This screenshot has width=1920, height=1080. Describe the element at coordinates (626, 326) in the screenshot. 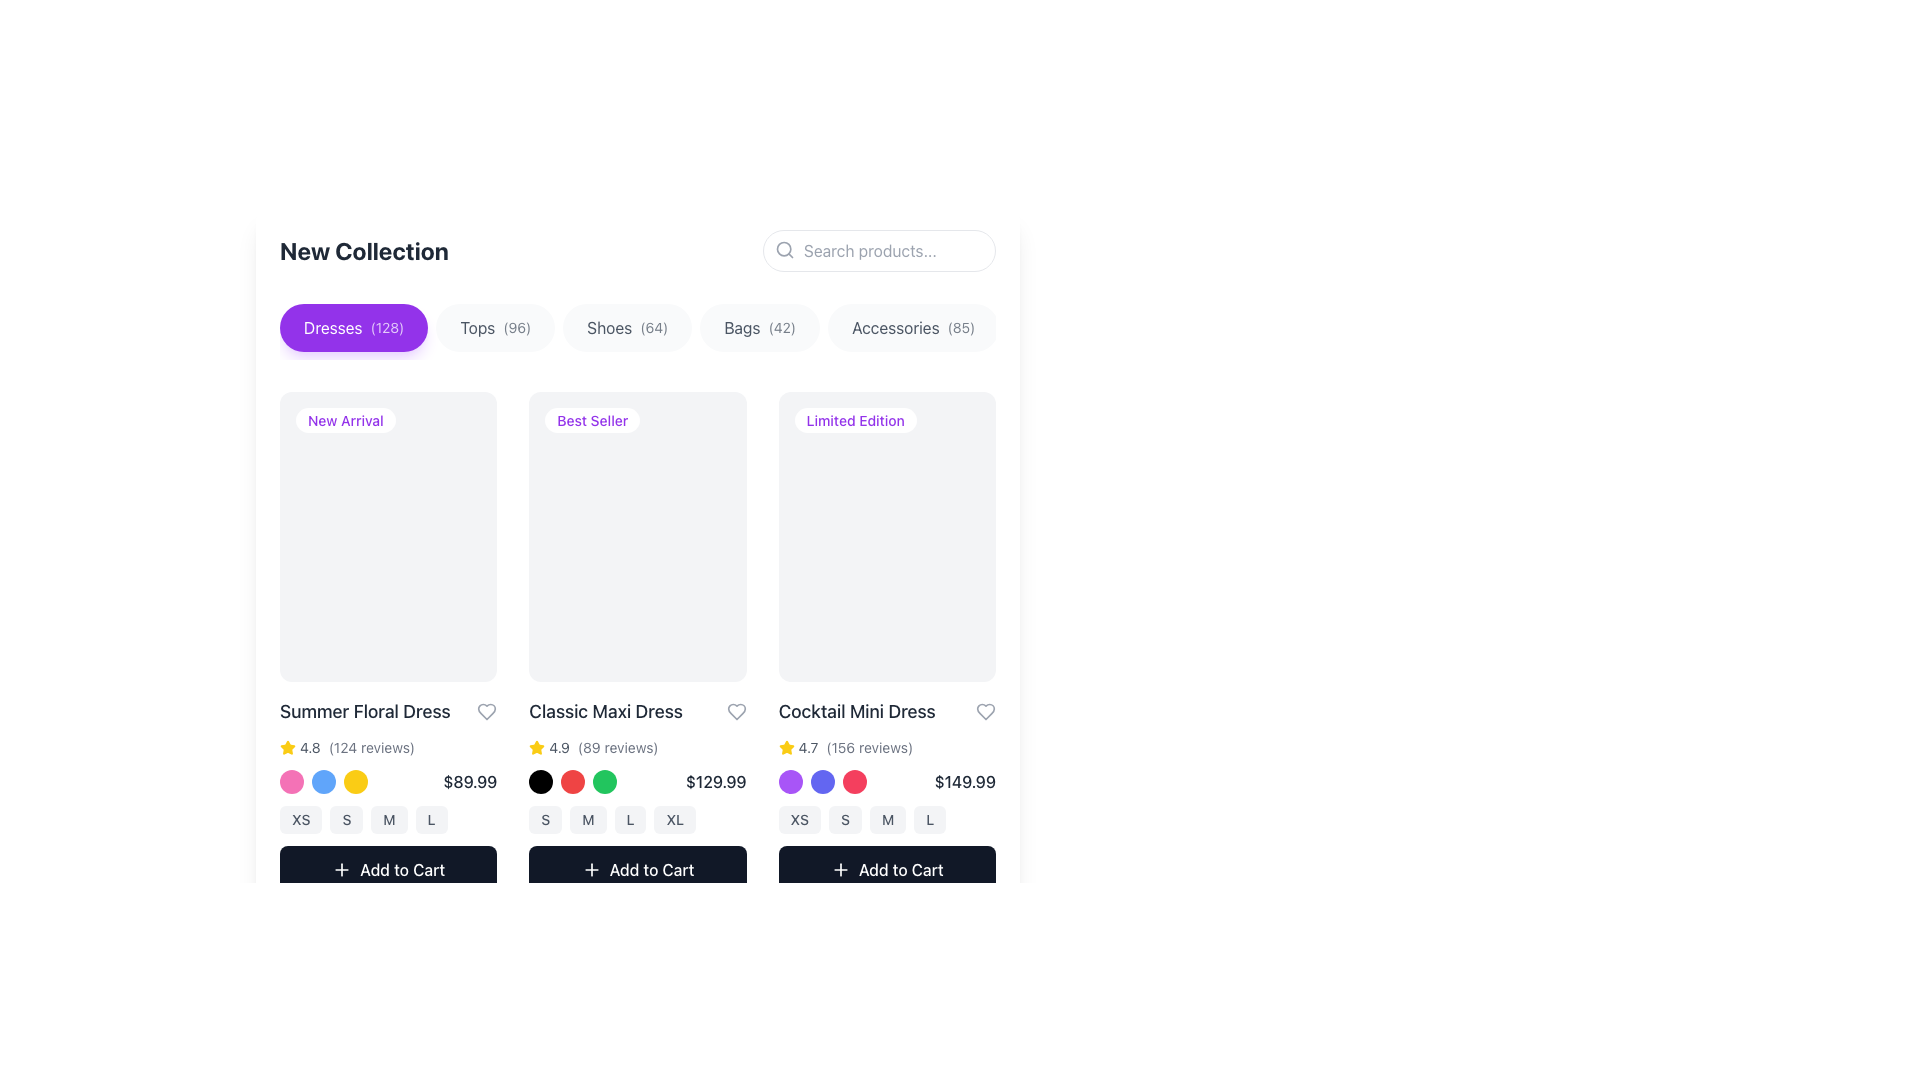

I see `the 'Shoes' category tab` at that location.